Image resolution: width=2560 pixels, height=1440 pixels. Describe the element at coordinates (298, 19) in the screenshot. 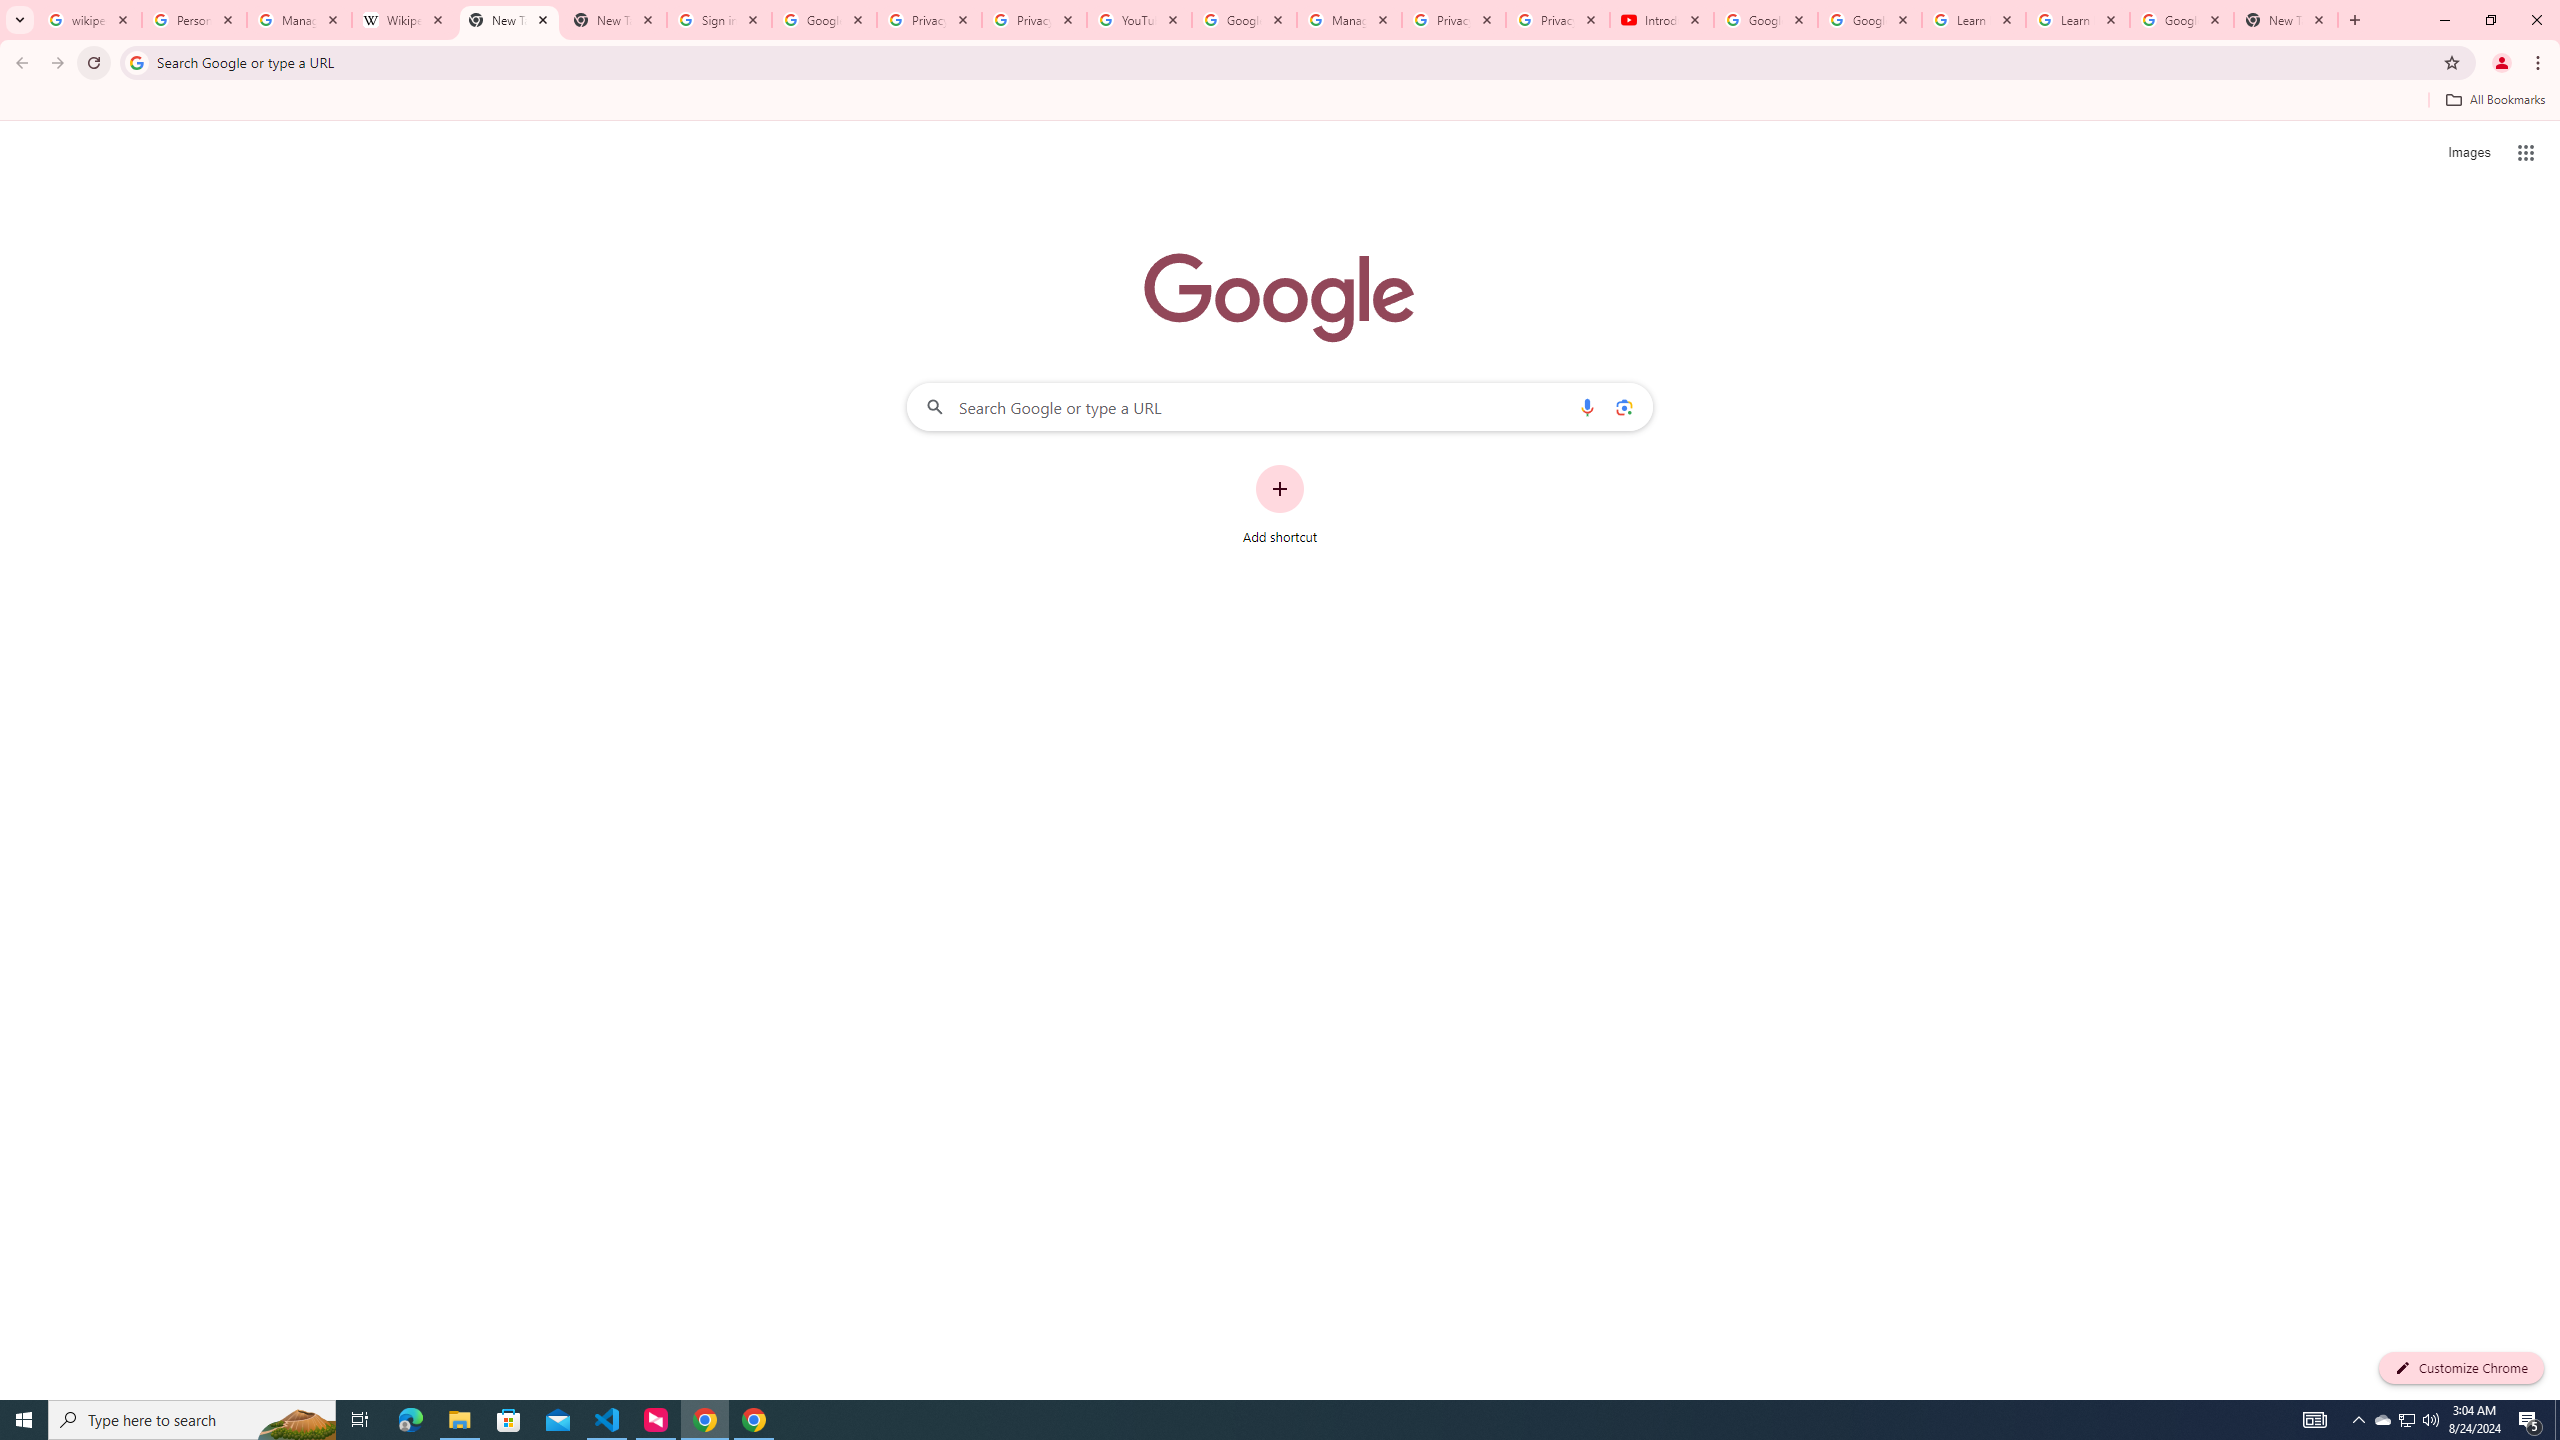

I see `'Manage your Location History - Google Search Help'` at that location.